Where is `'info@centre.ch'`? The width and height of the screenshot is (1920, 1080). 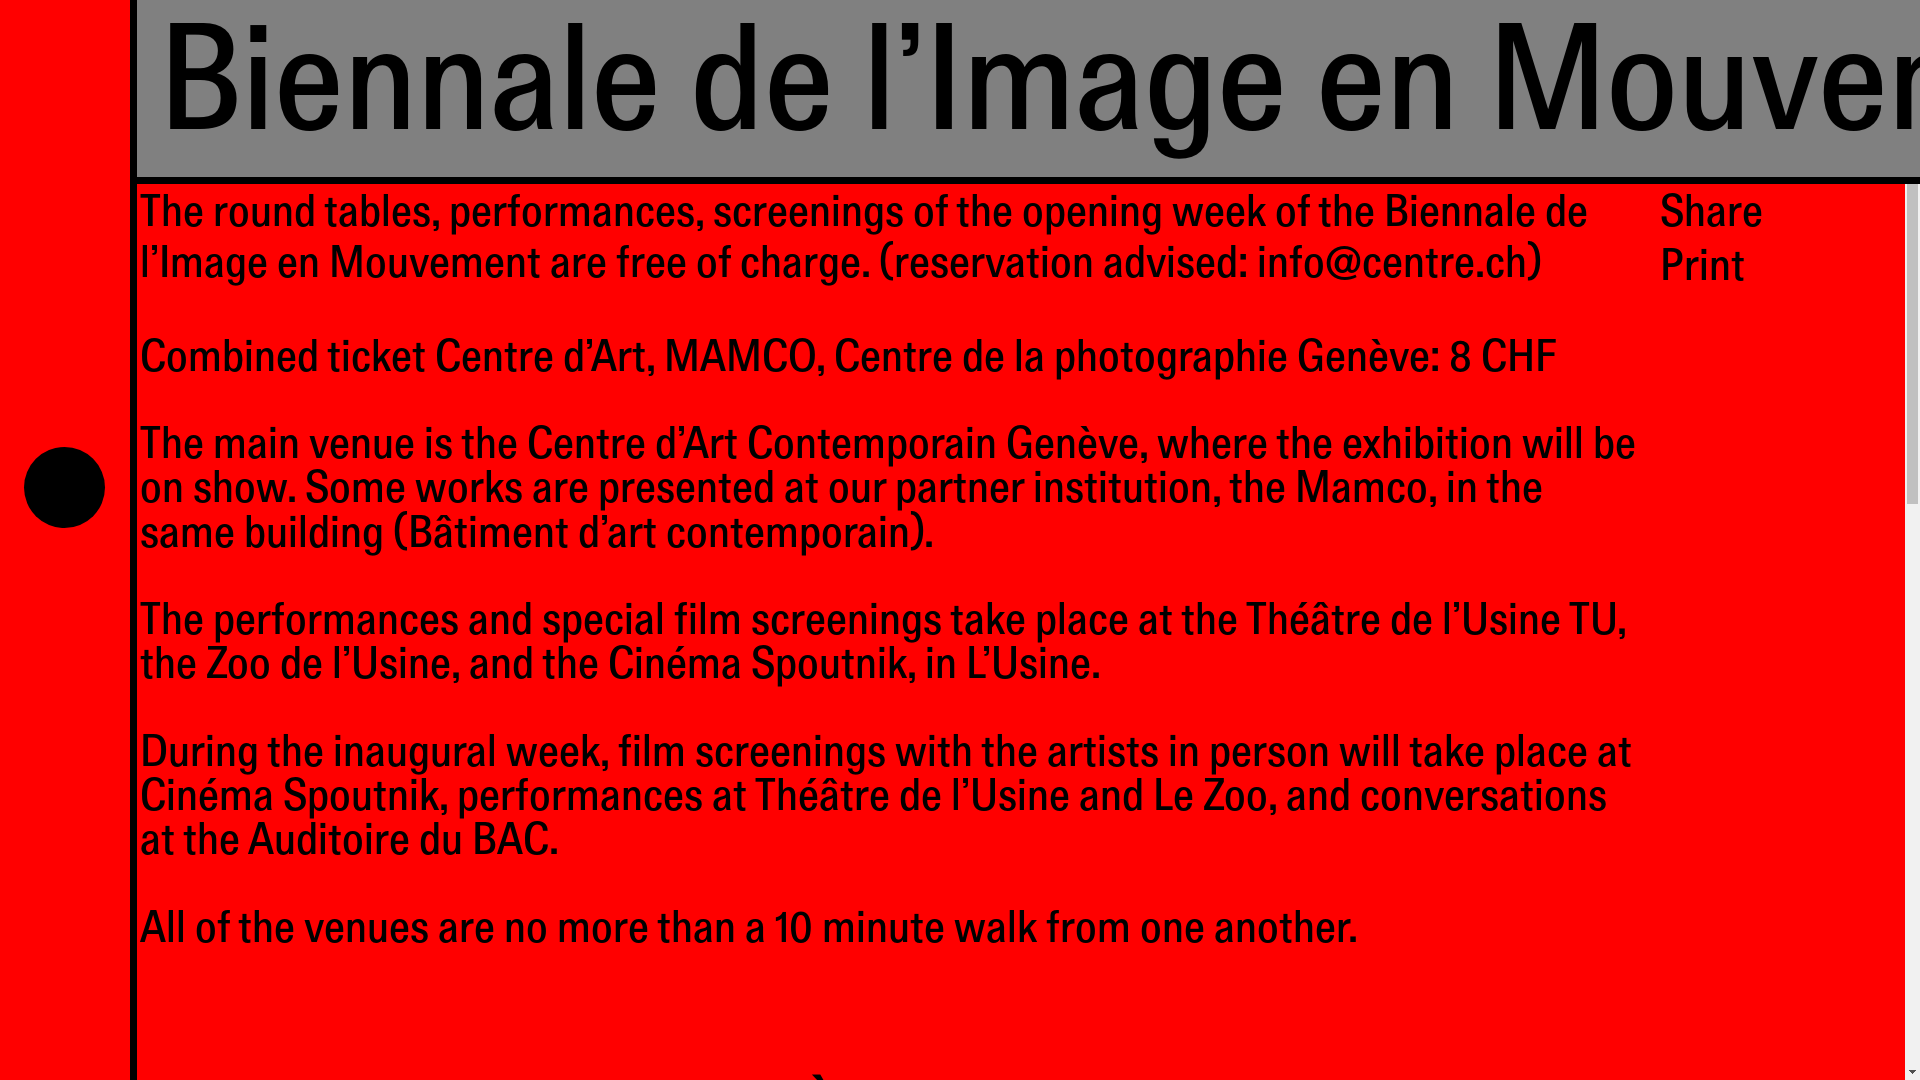 'info@centre.ch' is located at coordinates (1391, 267).